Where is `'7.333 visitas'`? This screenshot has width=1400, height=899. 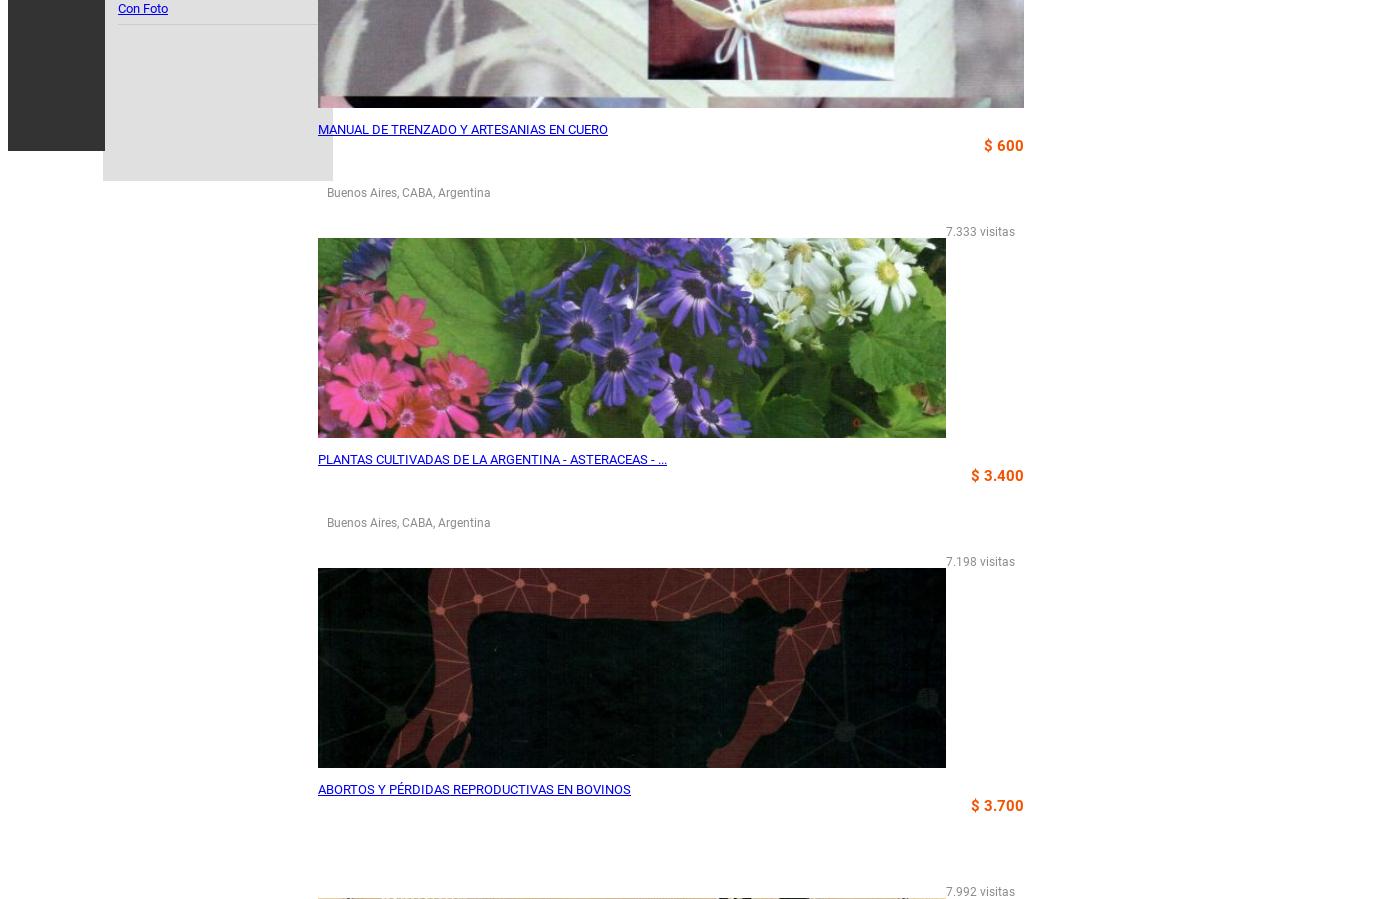 '7.333 visitas' is located at coordinates (979, 232).